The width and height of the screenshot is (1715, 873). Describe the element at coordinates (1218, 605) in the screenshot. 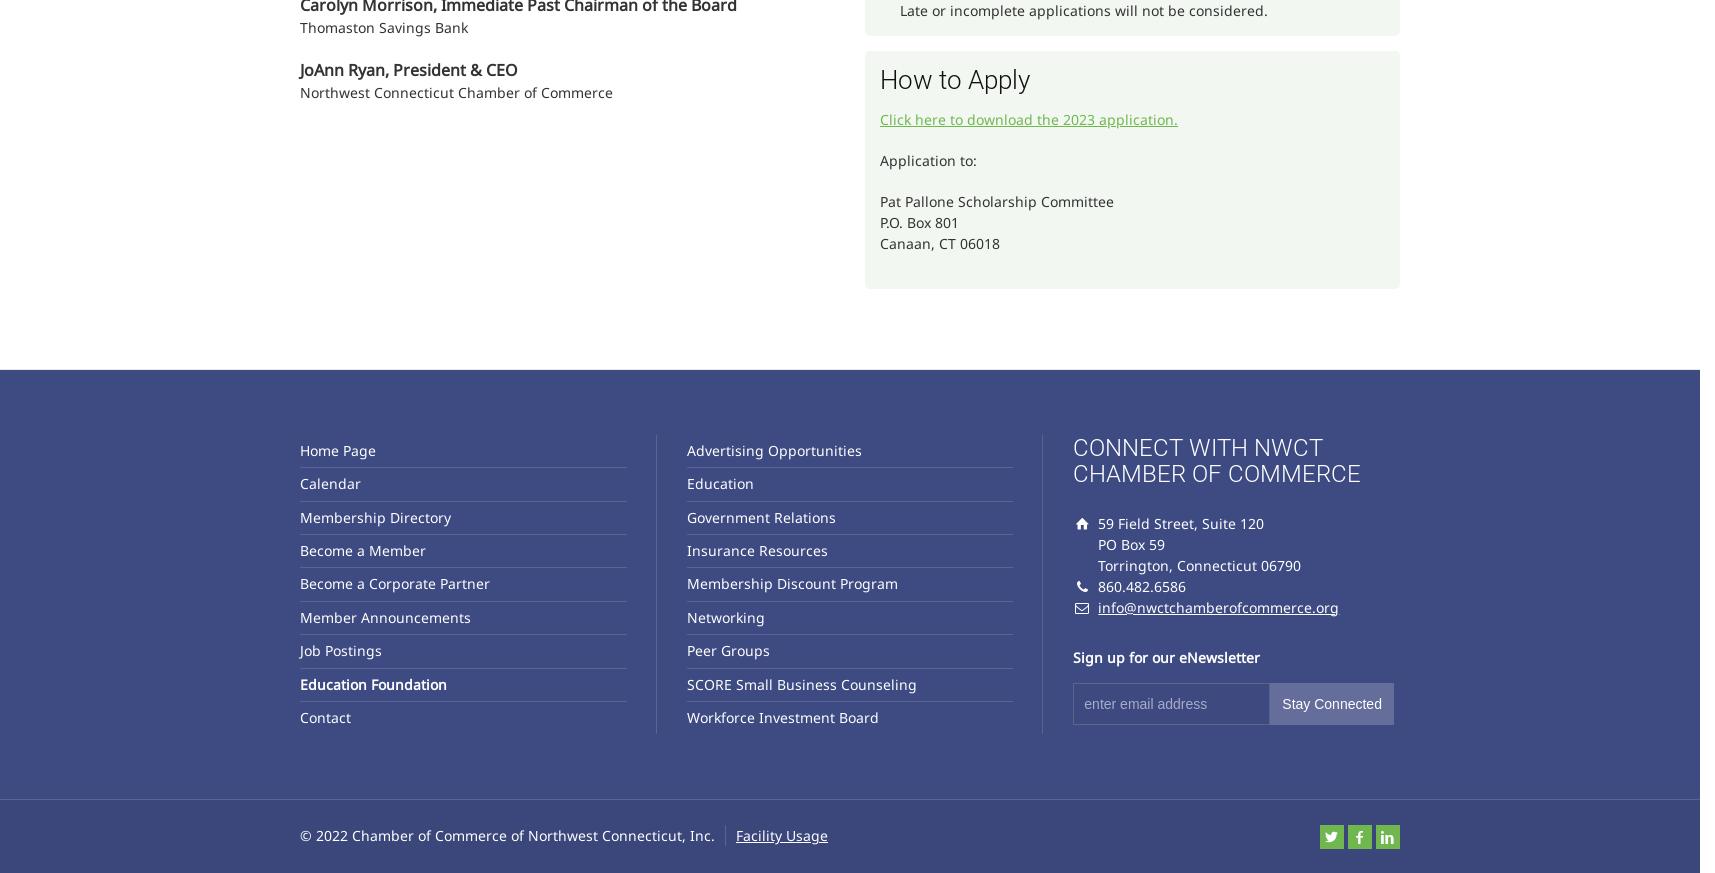

I see `'info@nwctchamberofcommerce.org'` at that location.